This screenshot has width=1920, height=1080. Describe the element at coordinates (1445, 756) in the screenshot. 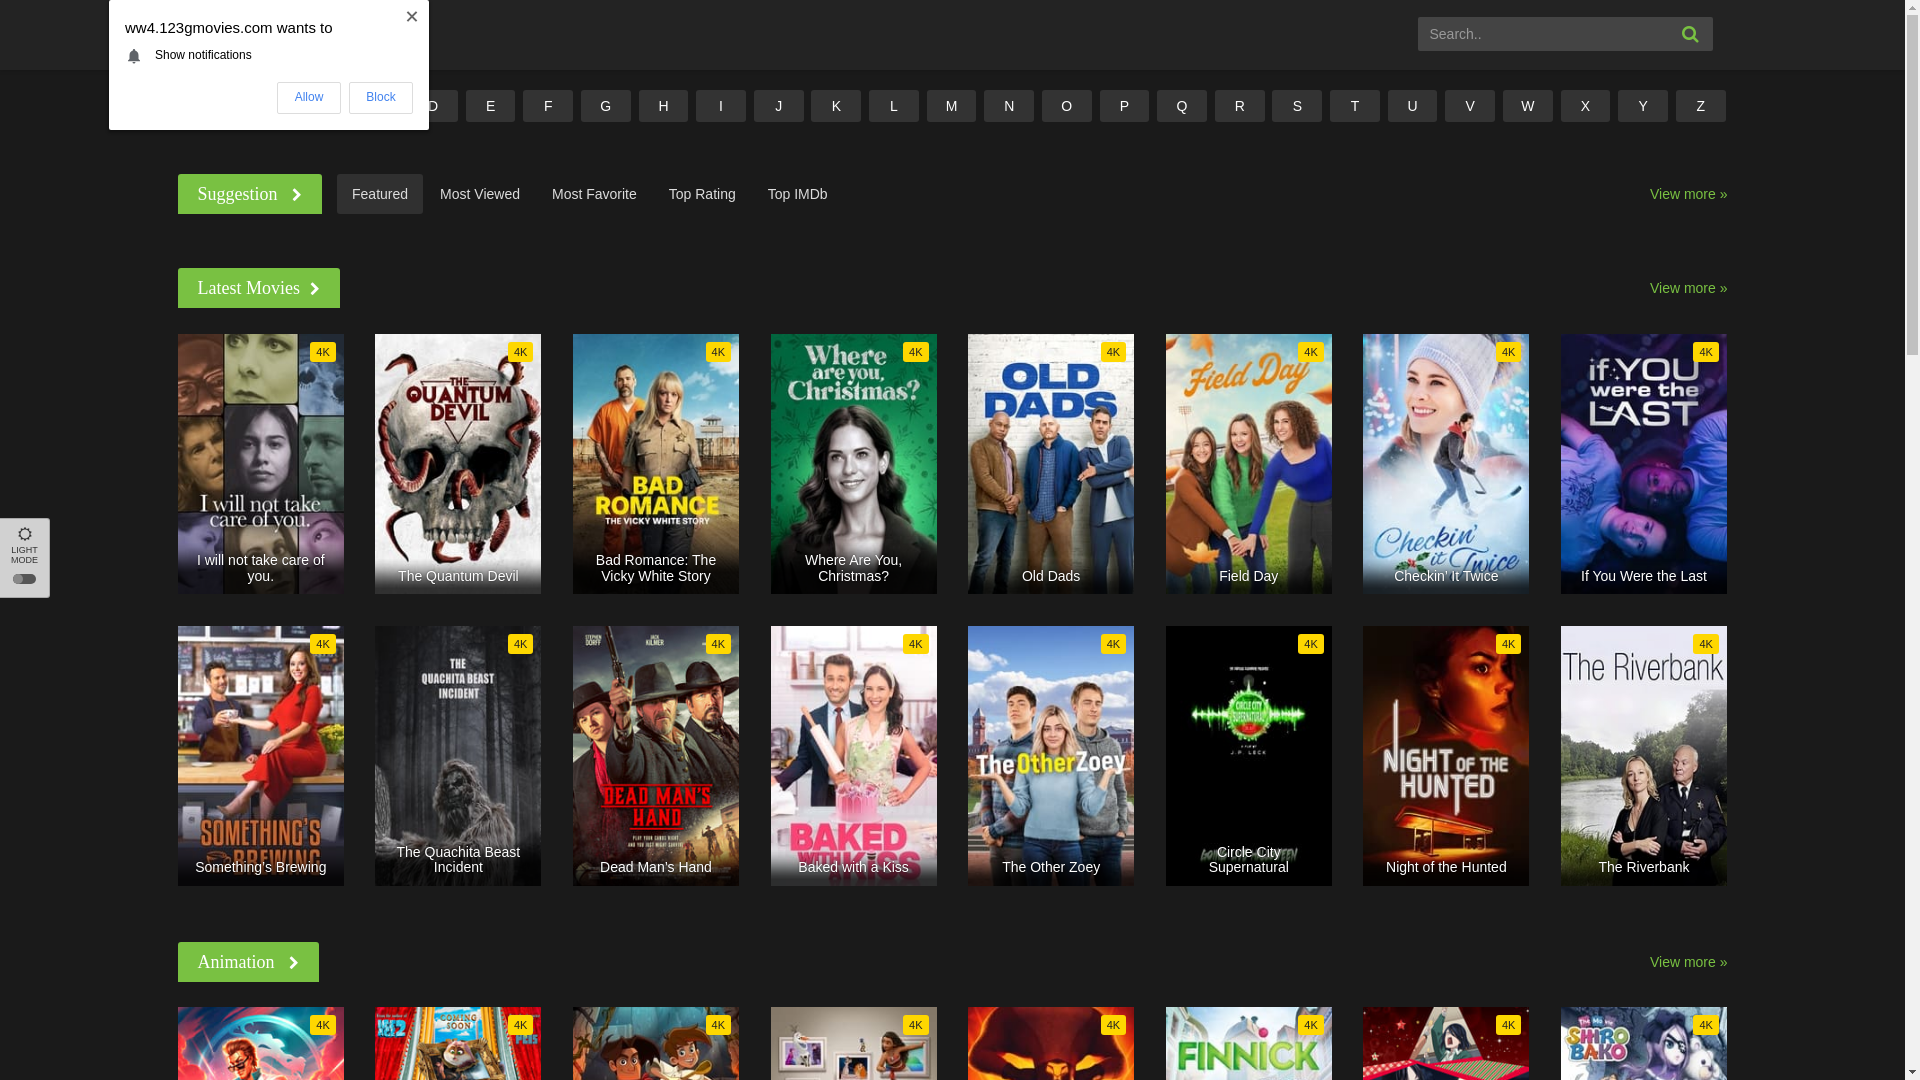

I see `'4K` at that location.